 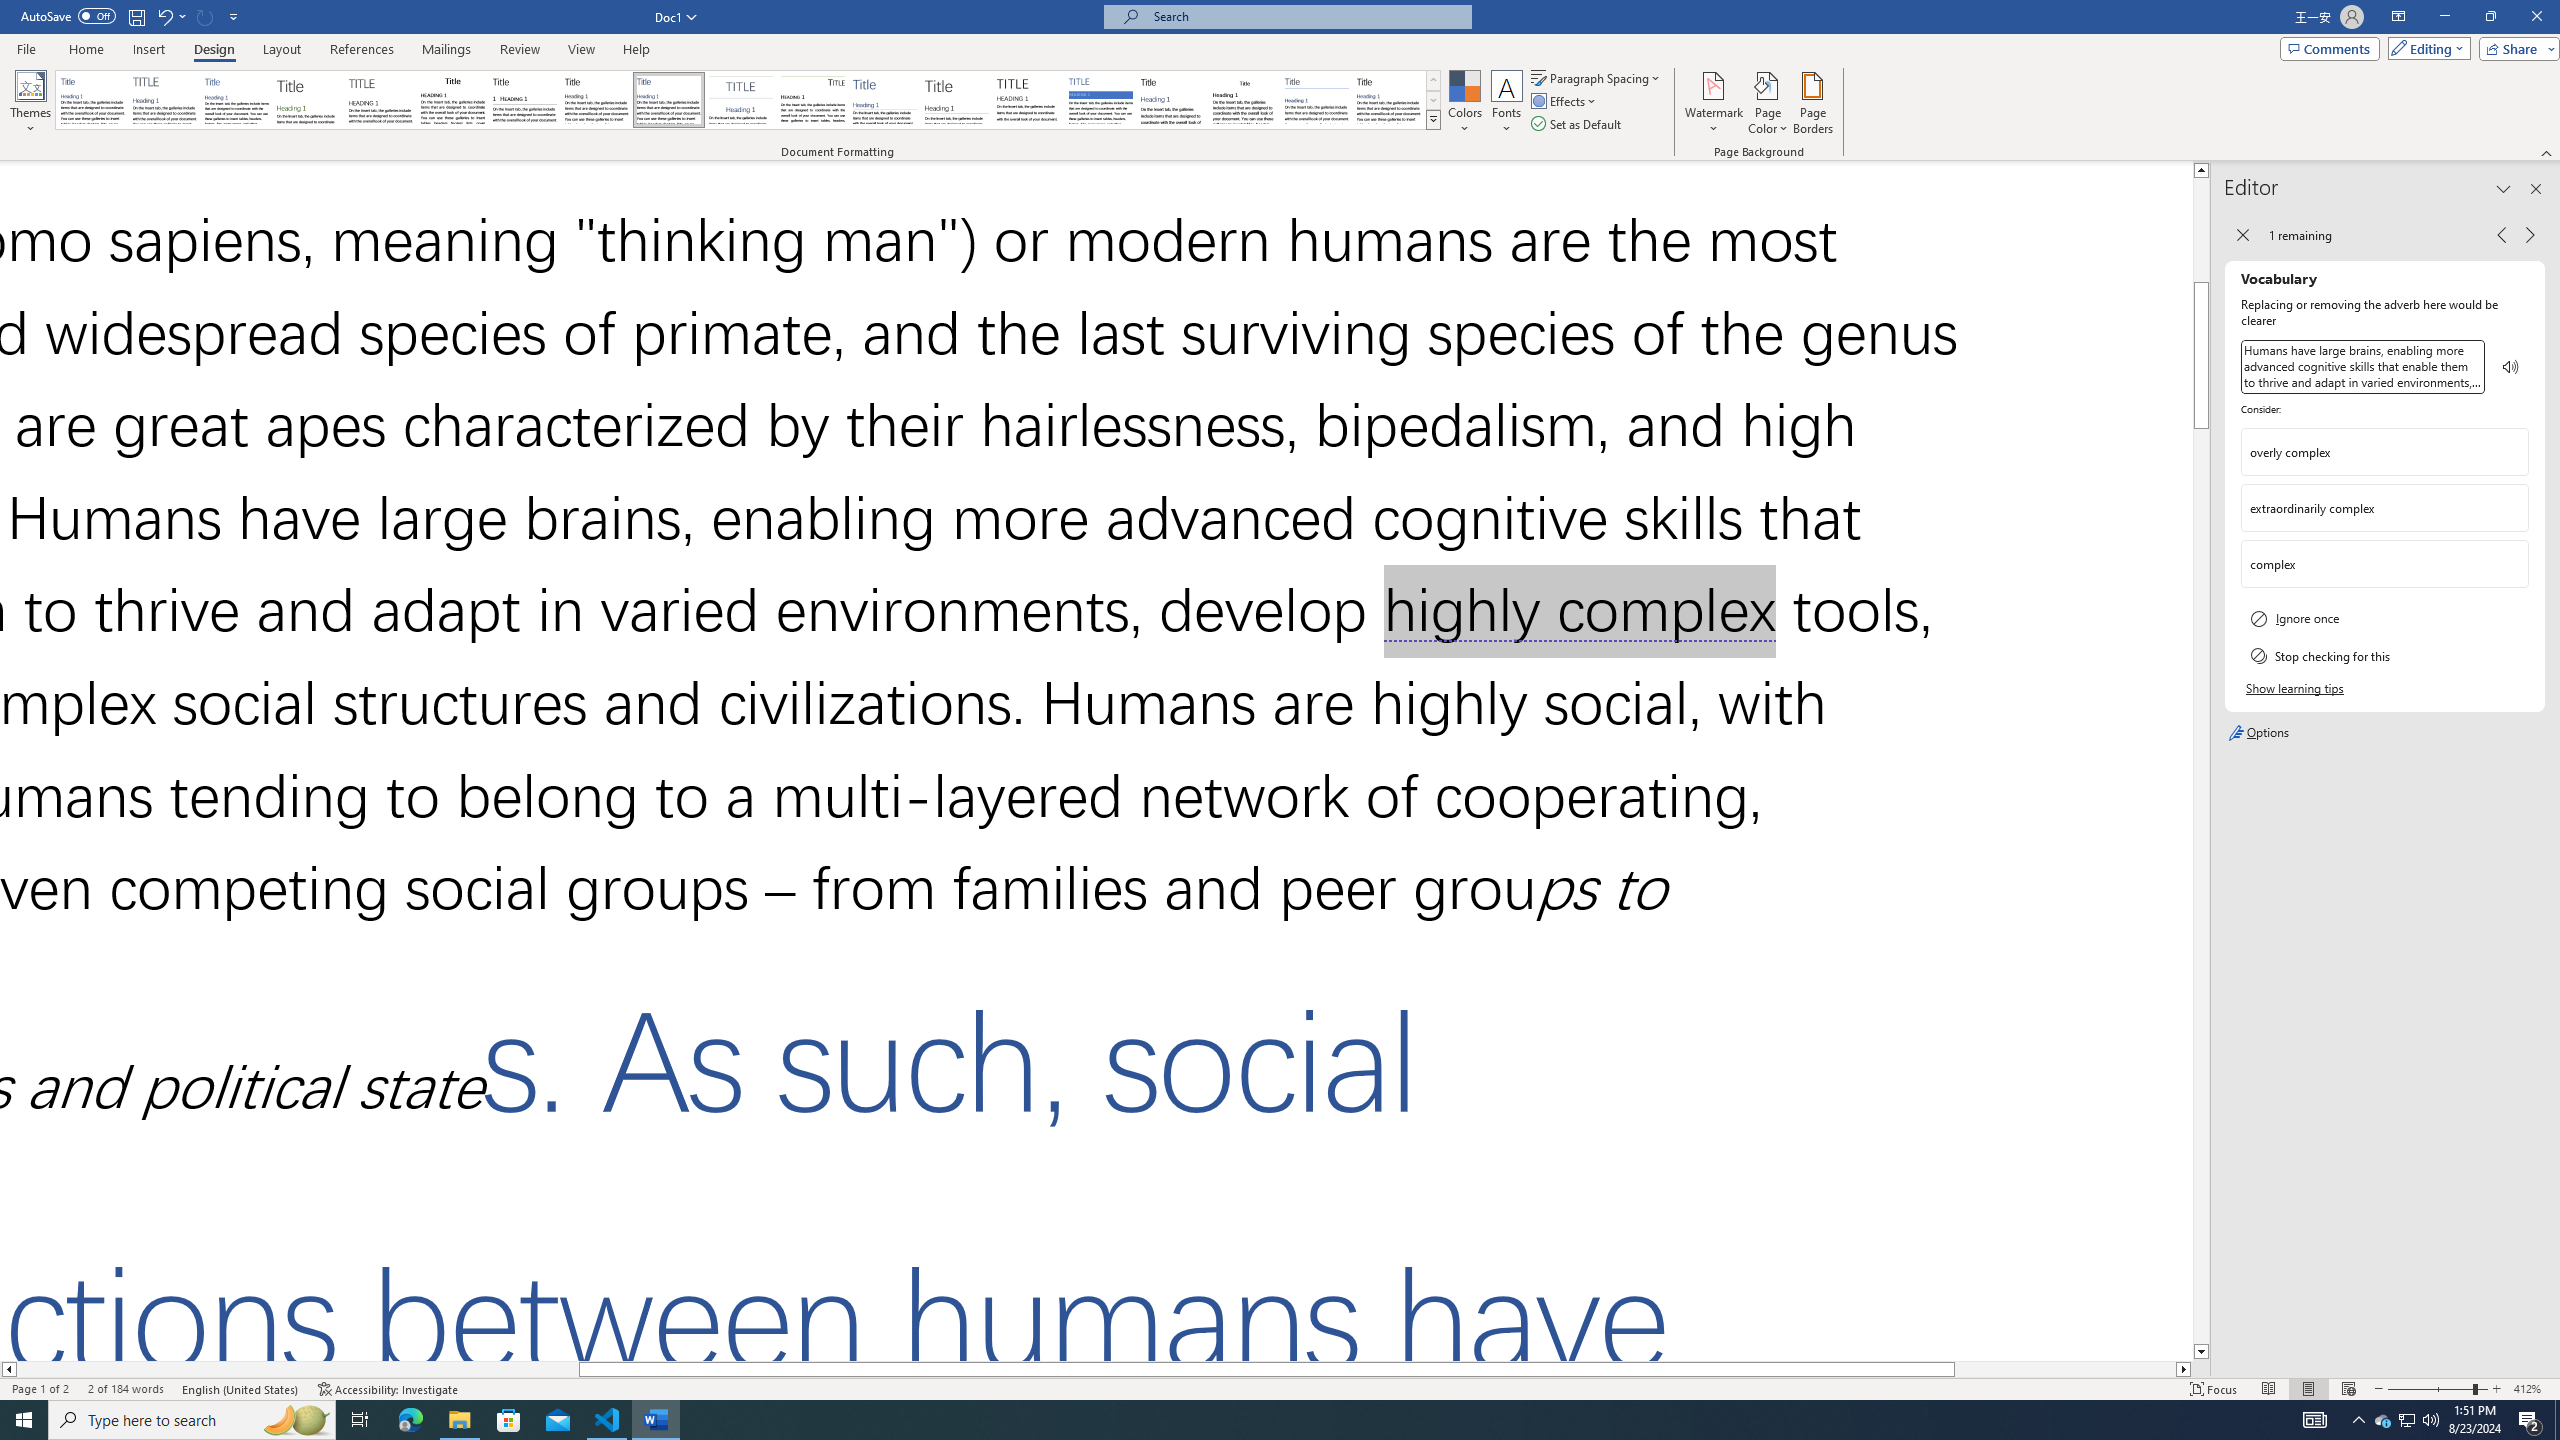 What do you see at coordinates (2368, 451) in the screenshot?
I see `'overly complex'` at bounding box center [2368, 451].